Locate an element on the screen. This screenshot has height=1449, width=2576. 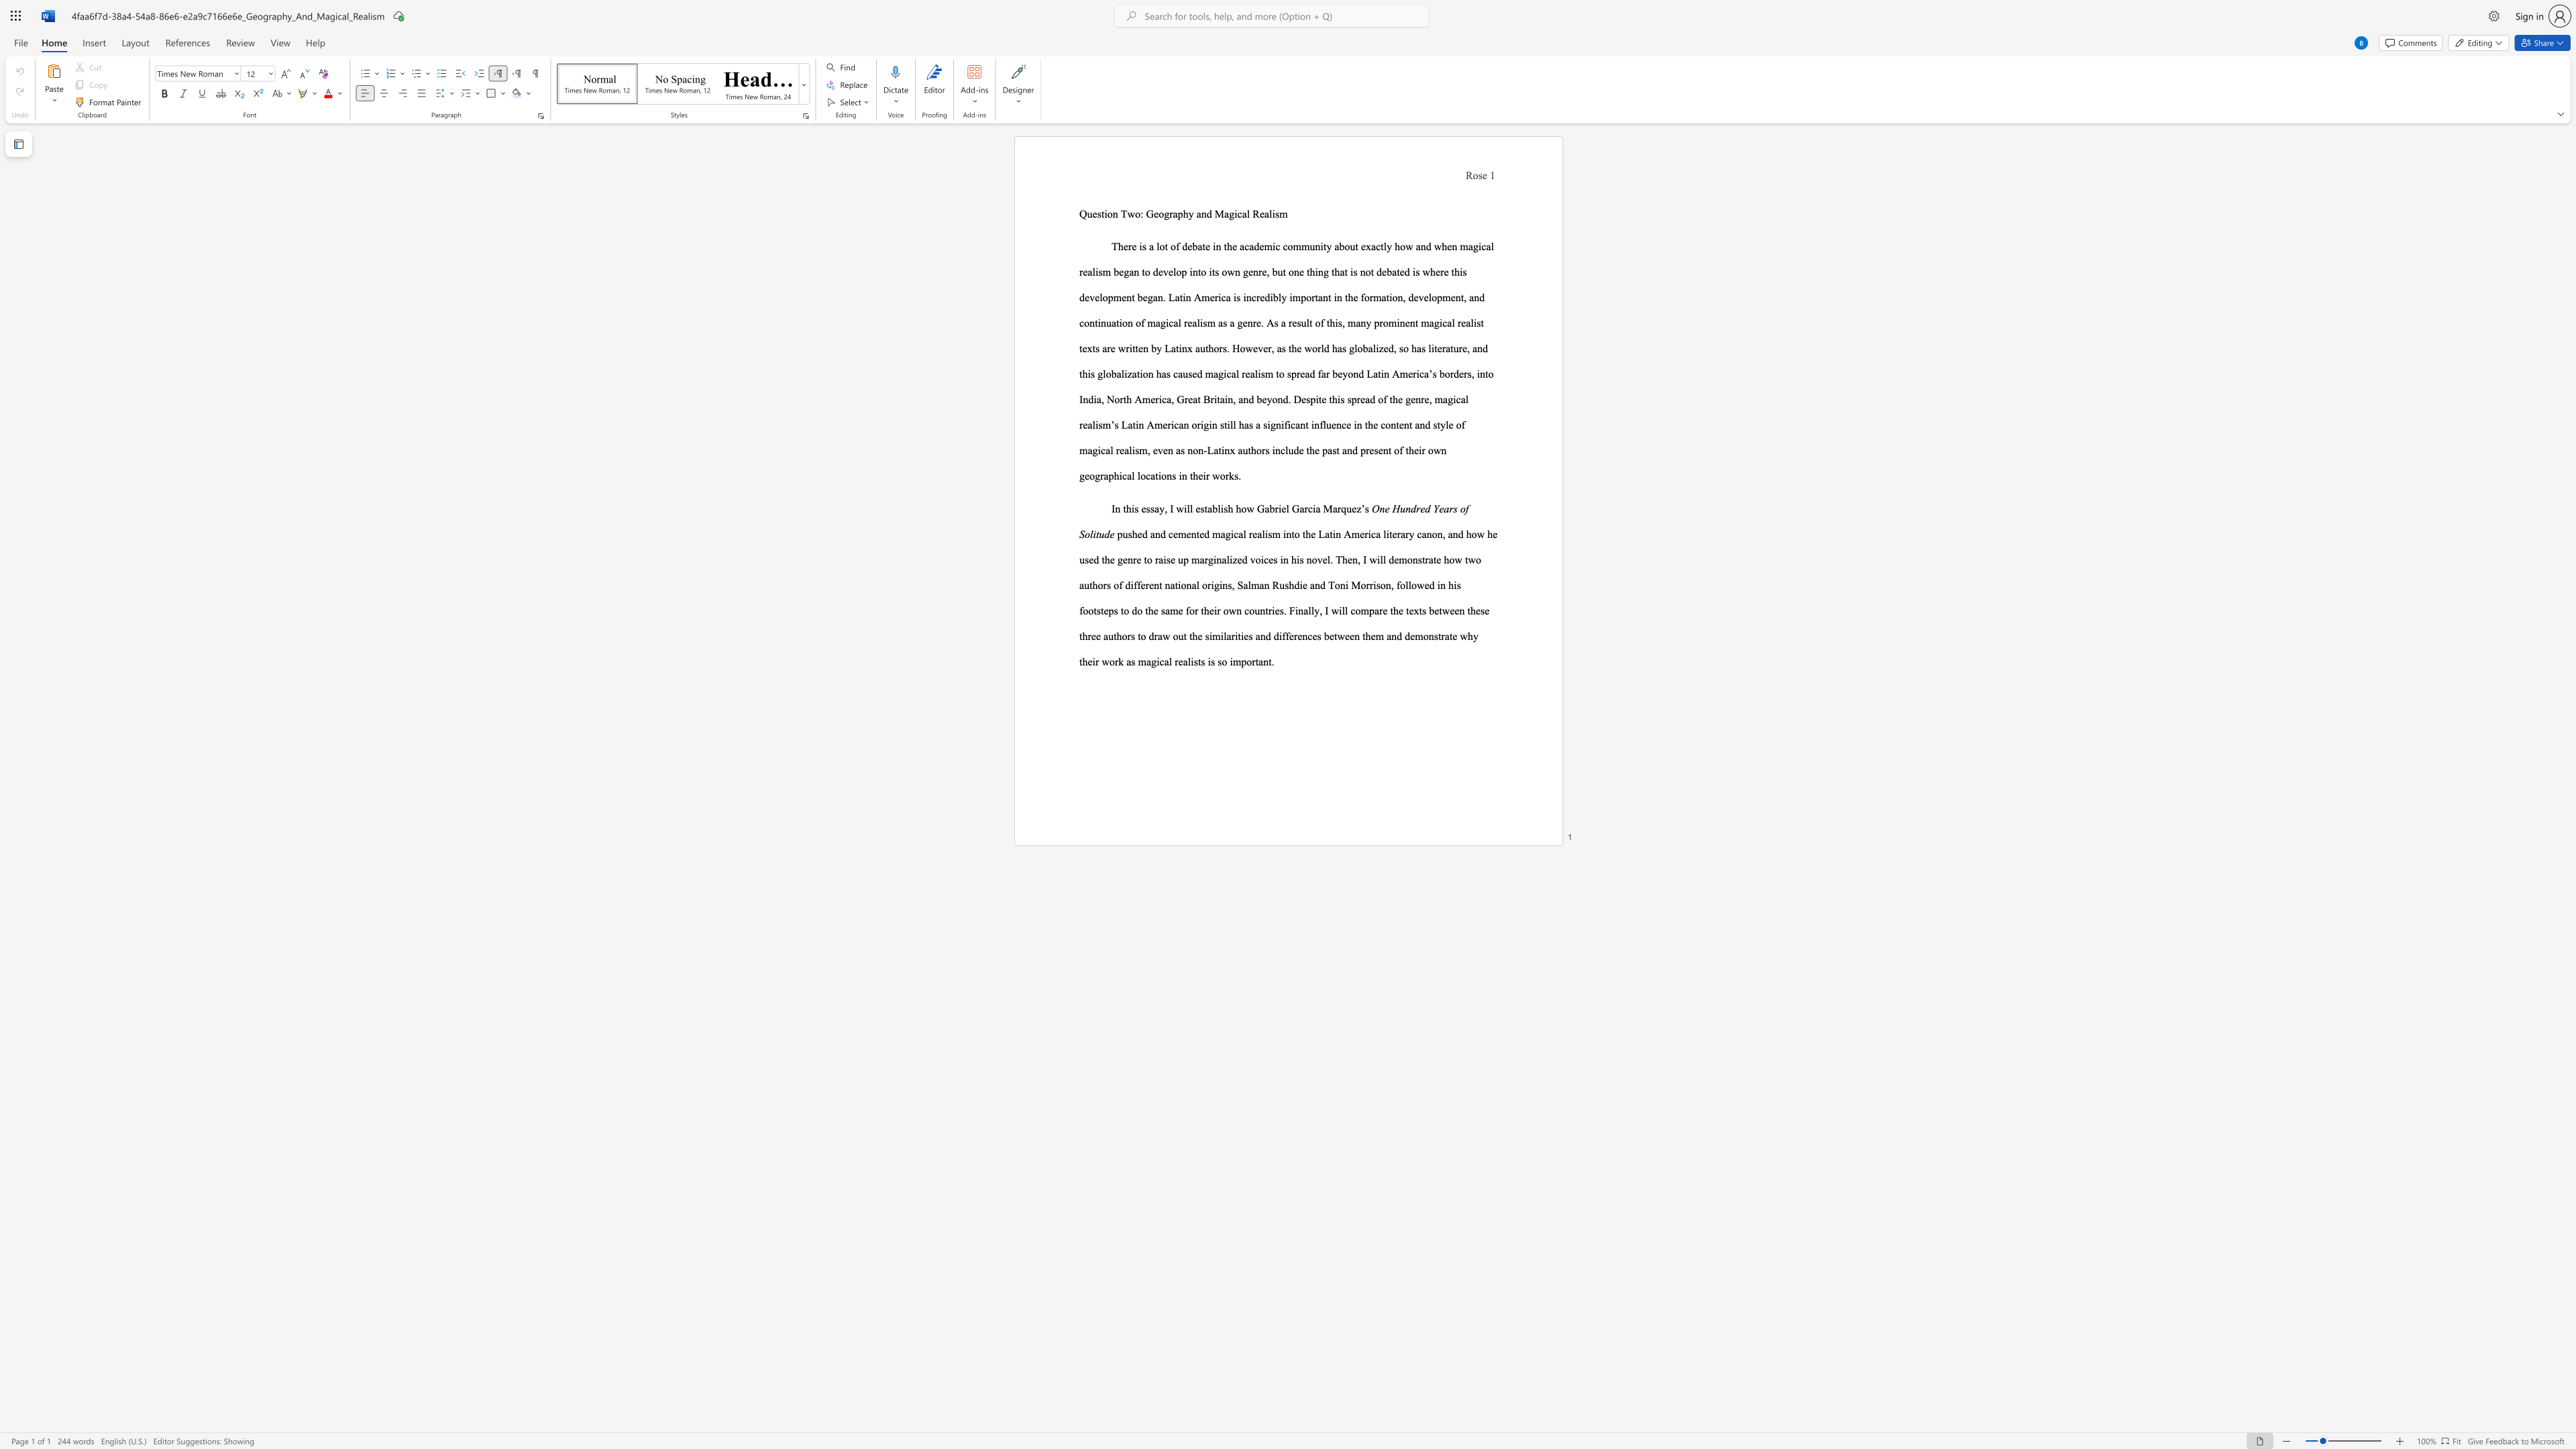
the 2th character "o" in the text is located at coordinates (1137, 214).